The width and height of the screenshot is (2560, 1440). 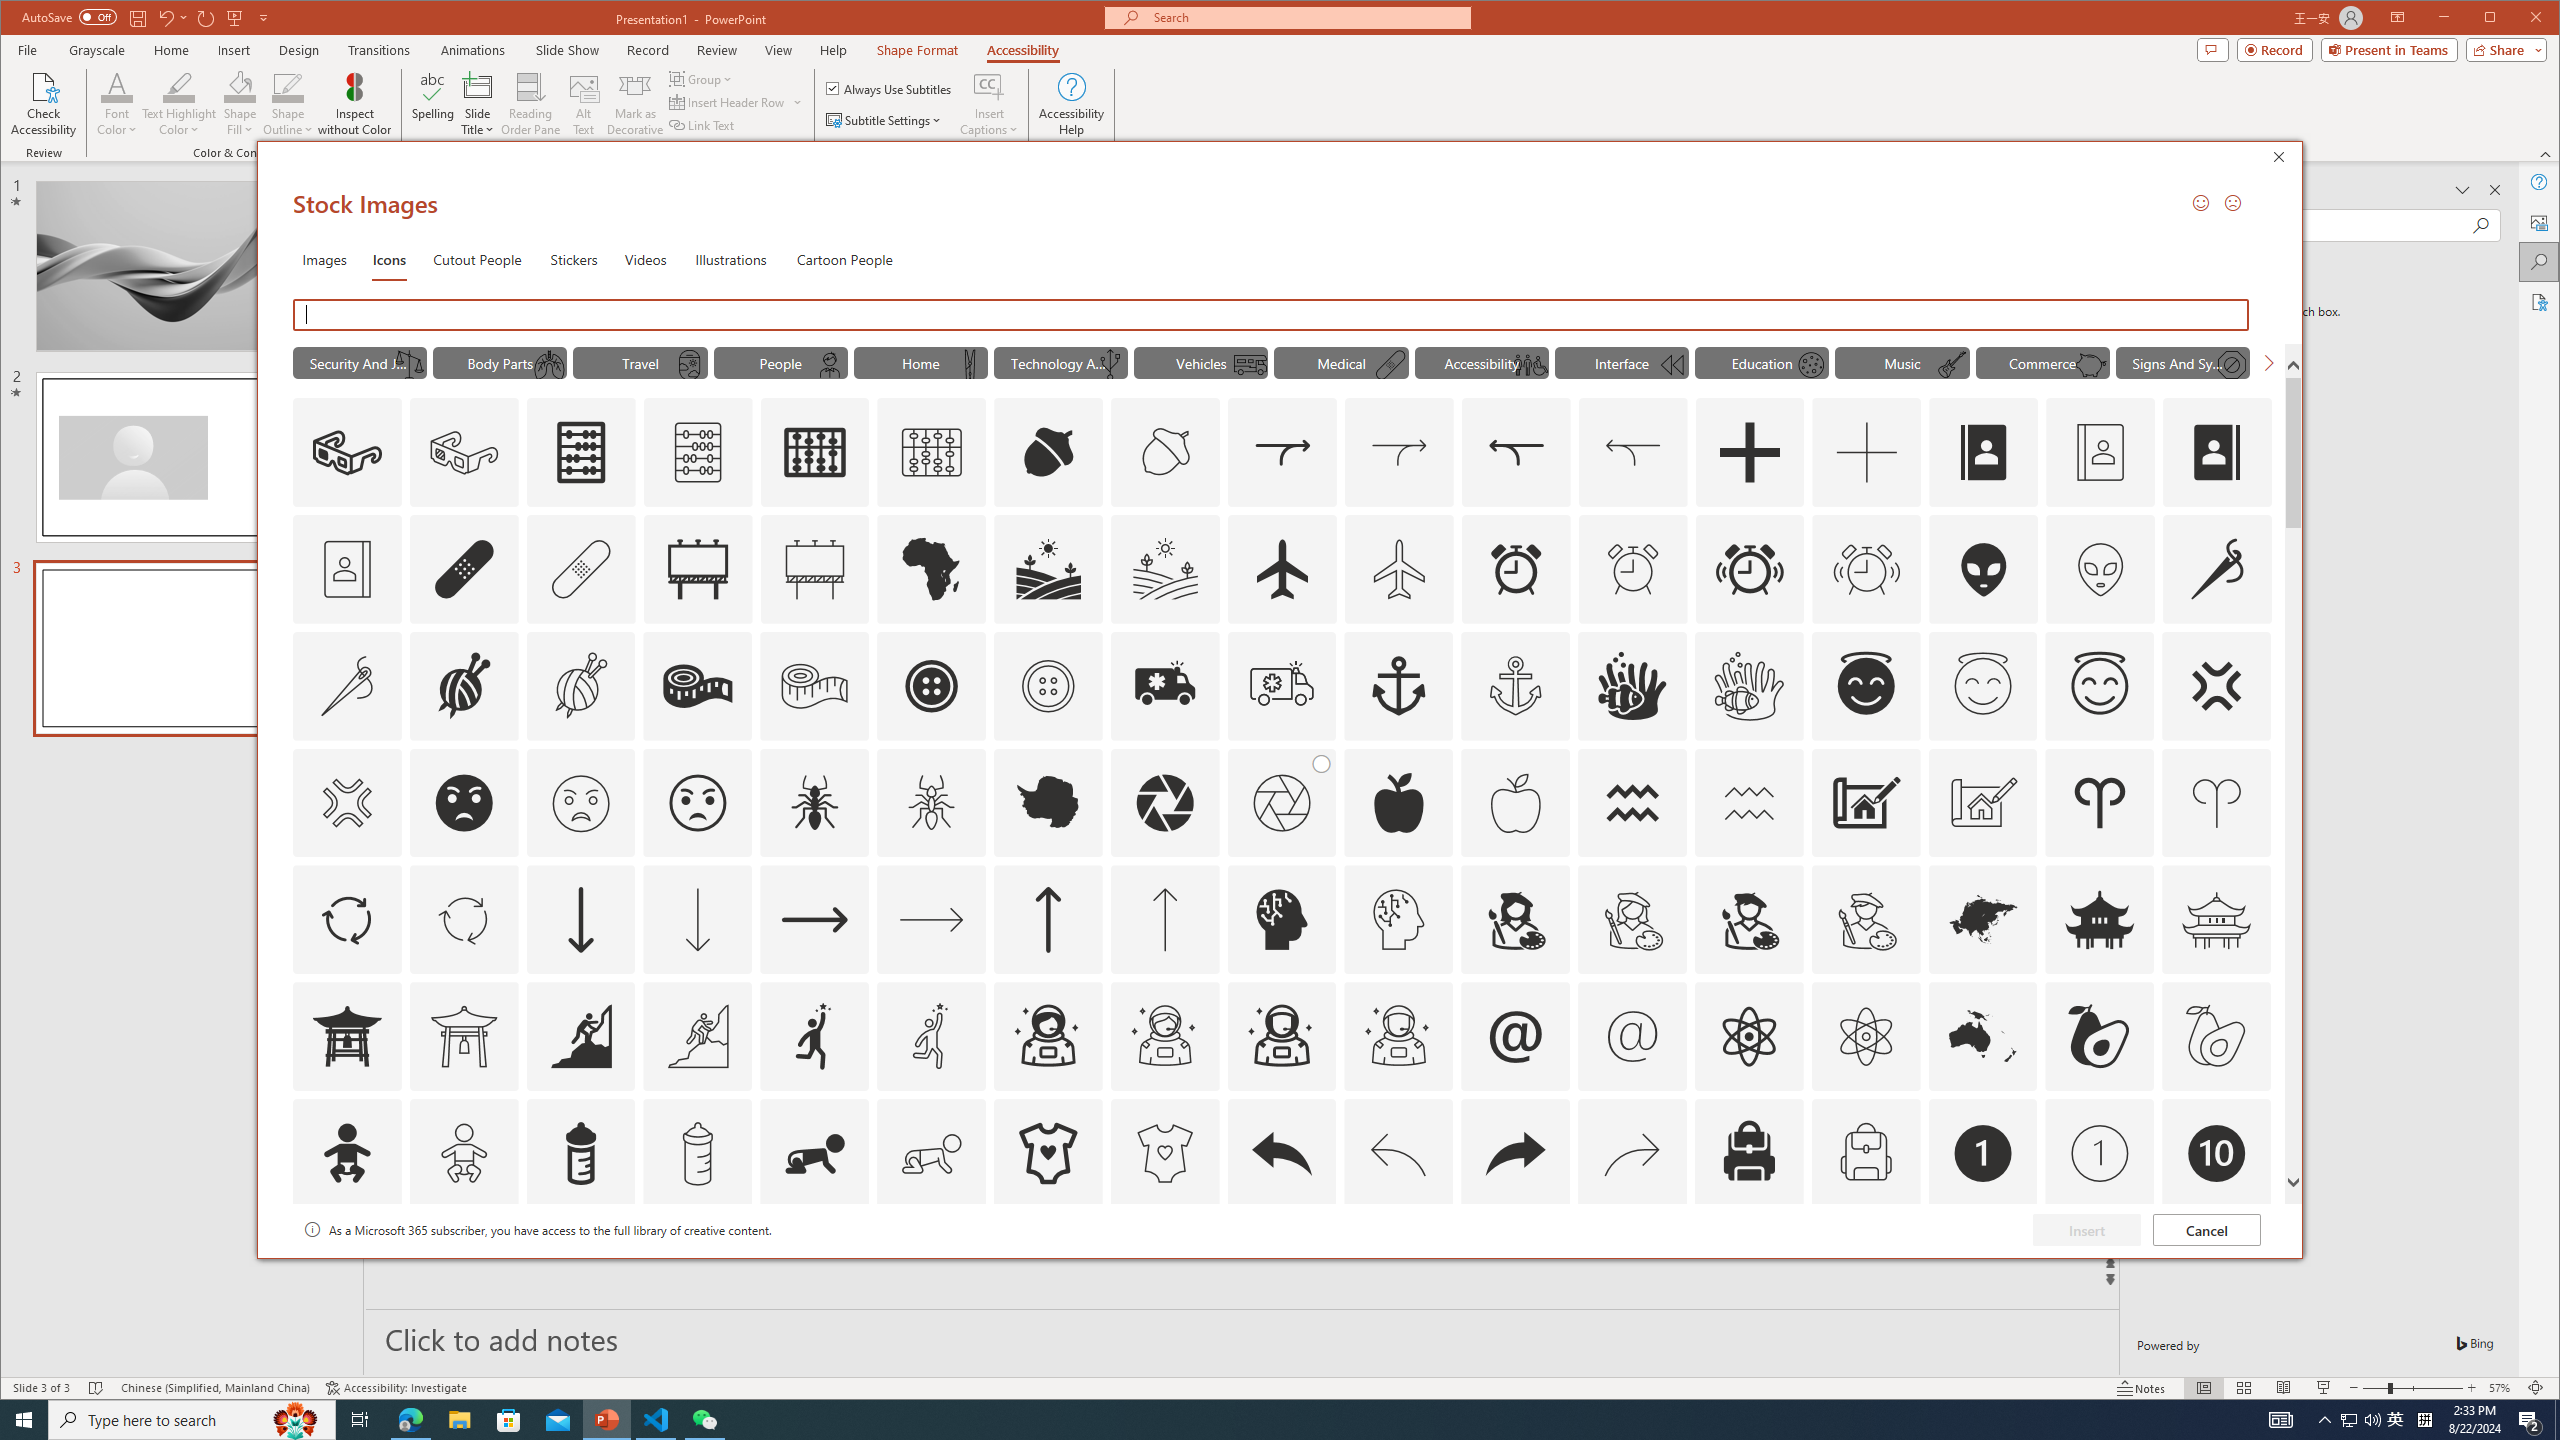 What do you see at coordinates (2099, 919) in the screenshot?
I see `'AutomationID: Icons_AsianTemple'` at bounding box center [2099, 919].